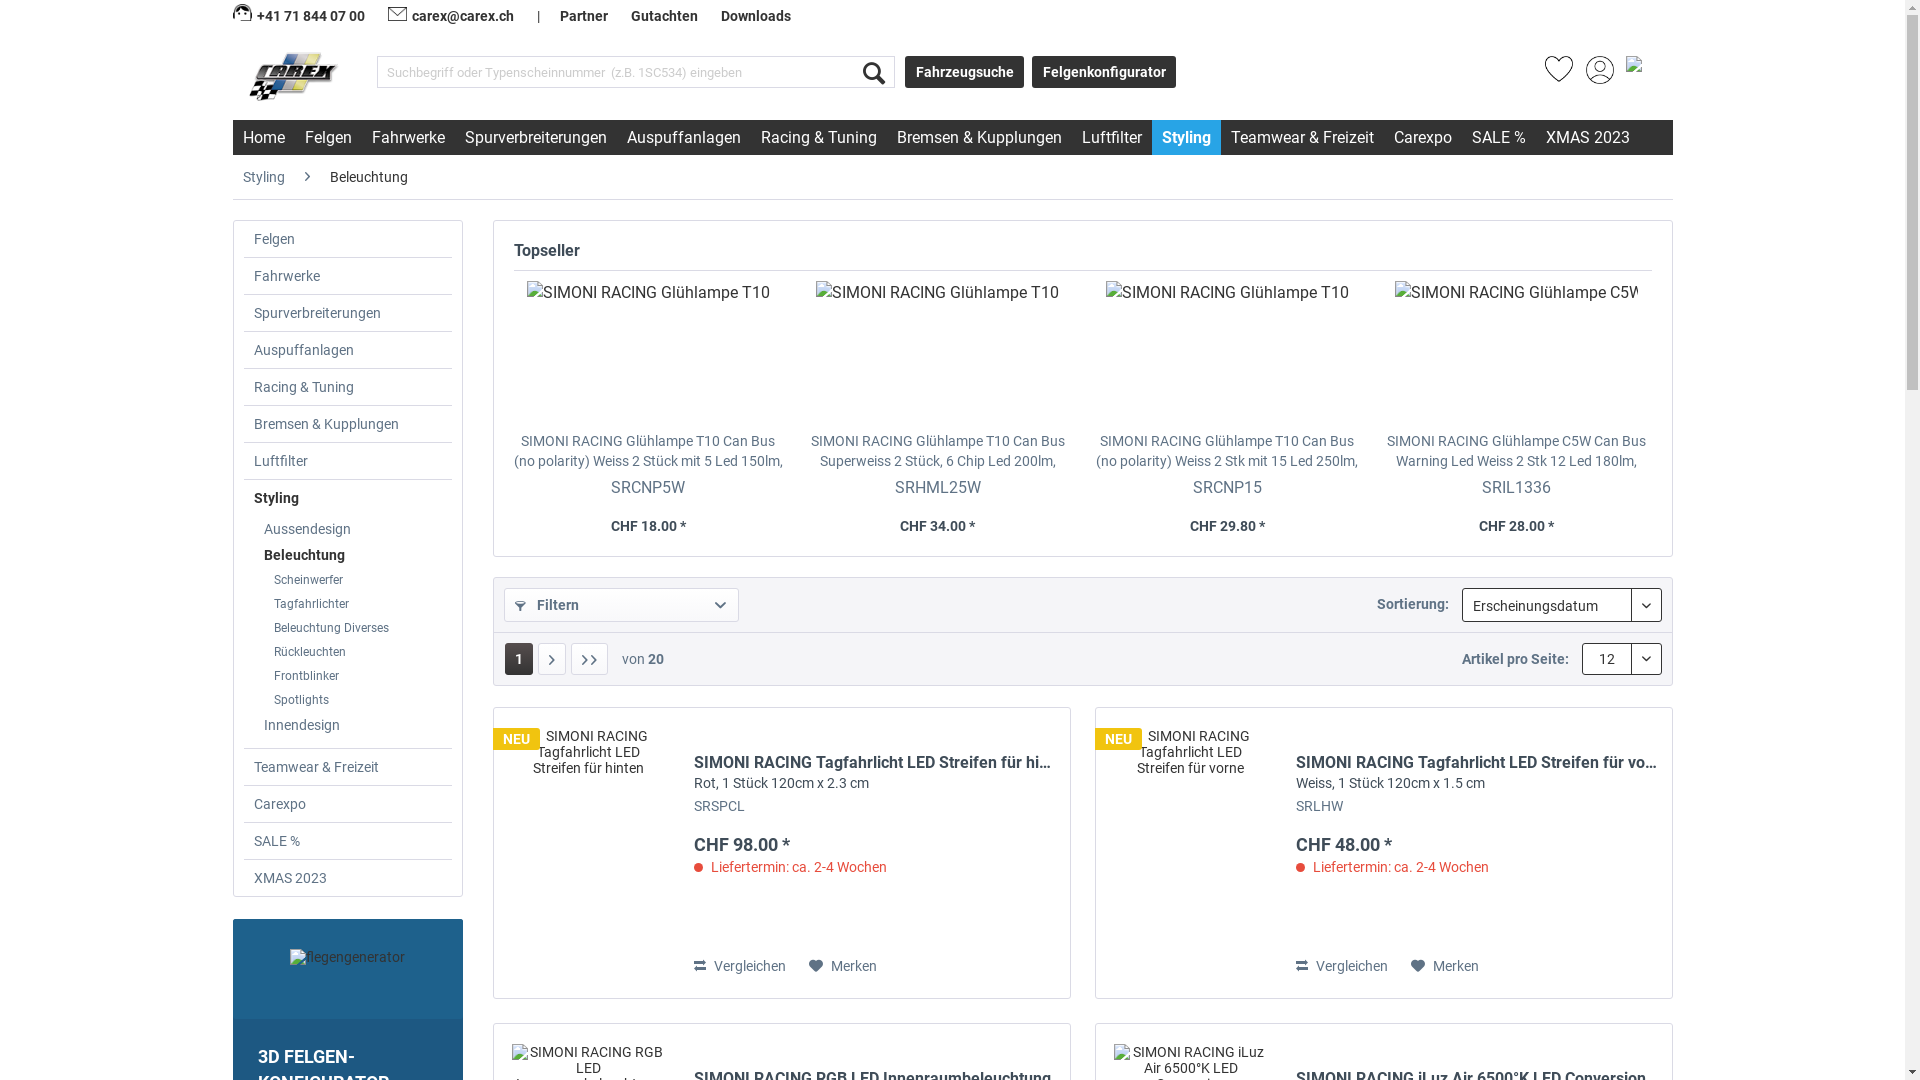  What do you see at coordinates (663, 15) in the screenshot?
I see `'Gutachten'` at bounding box center [663, 15].